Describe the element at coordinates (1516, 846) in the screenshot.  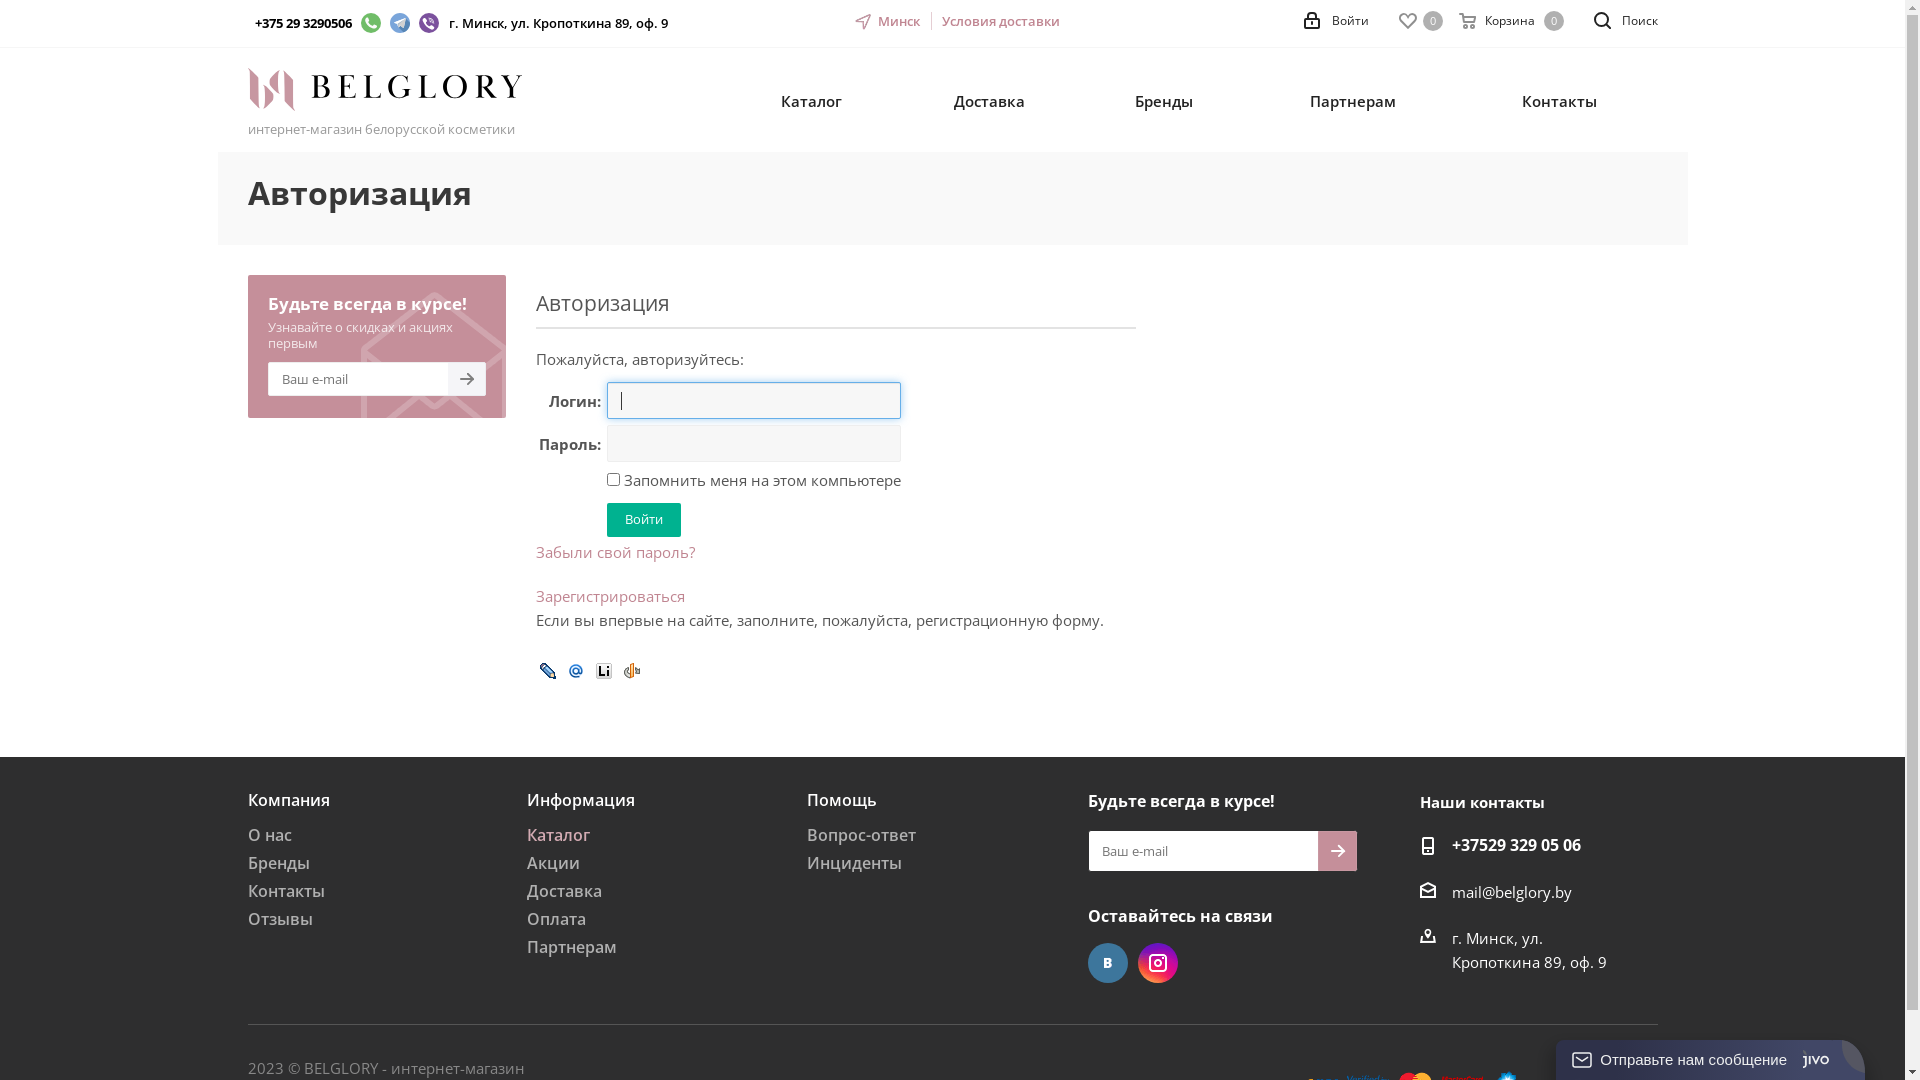
I see `'+37529 329 05 06'` at that location.